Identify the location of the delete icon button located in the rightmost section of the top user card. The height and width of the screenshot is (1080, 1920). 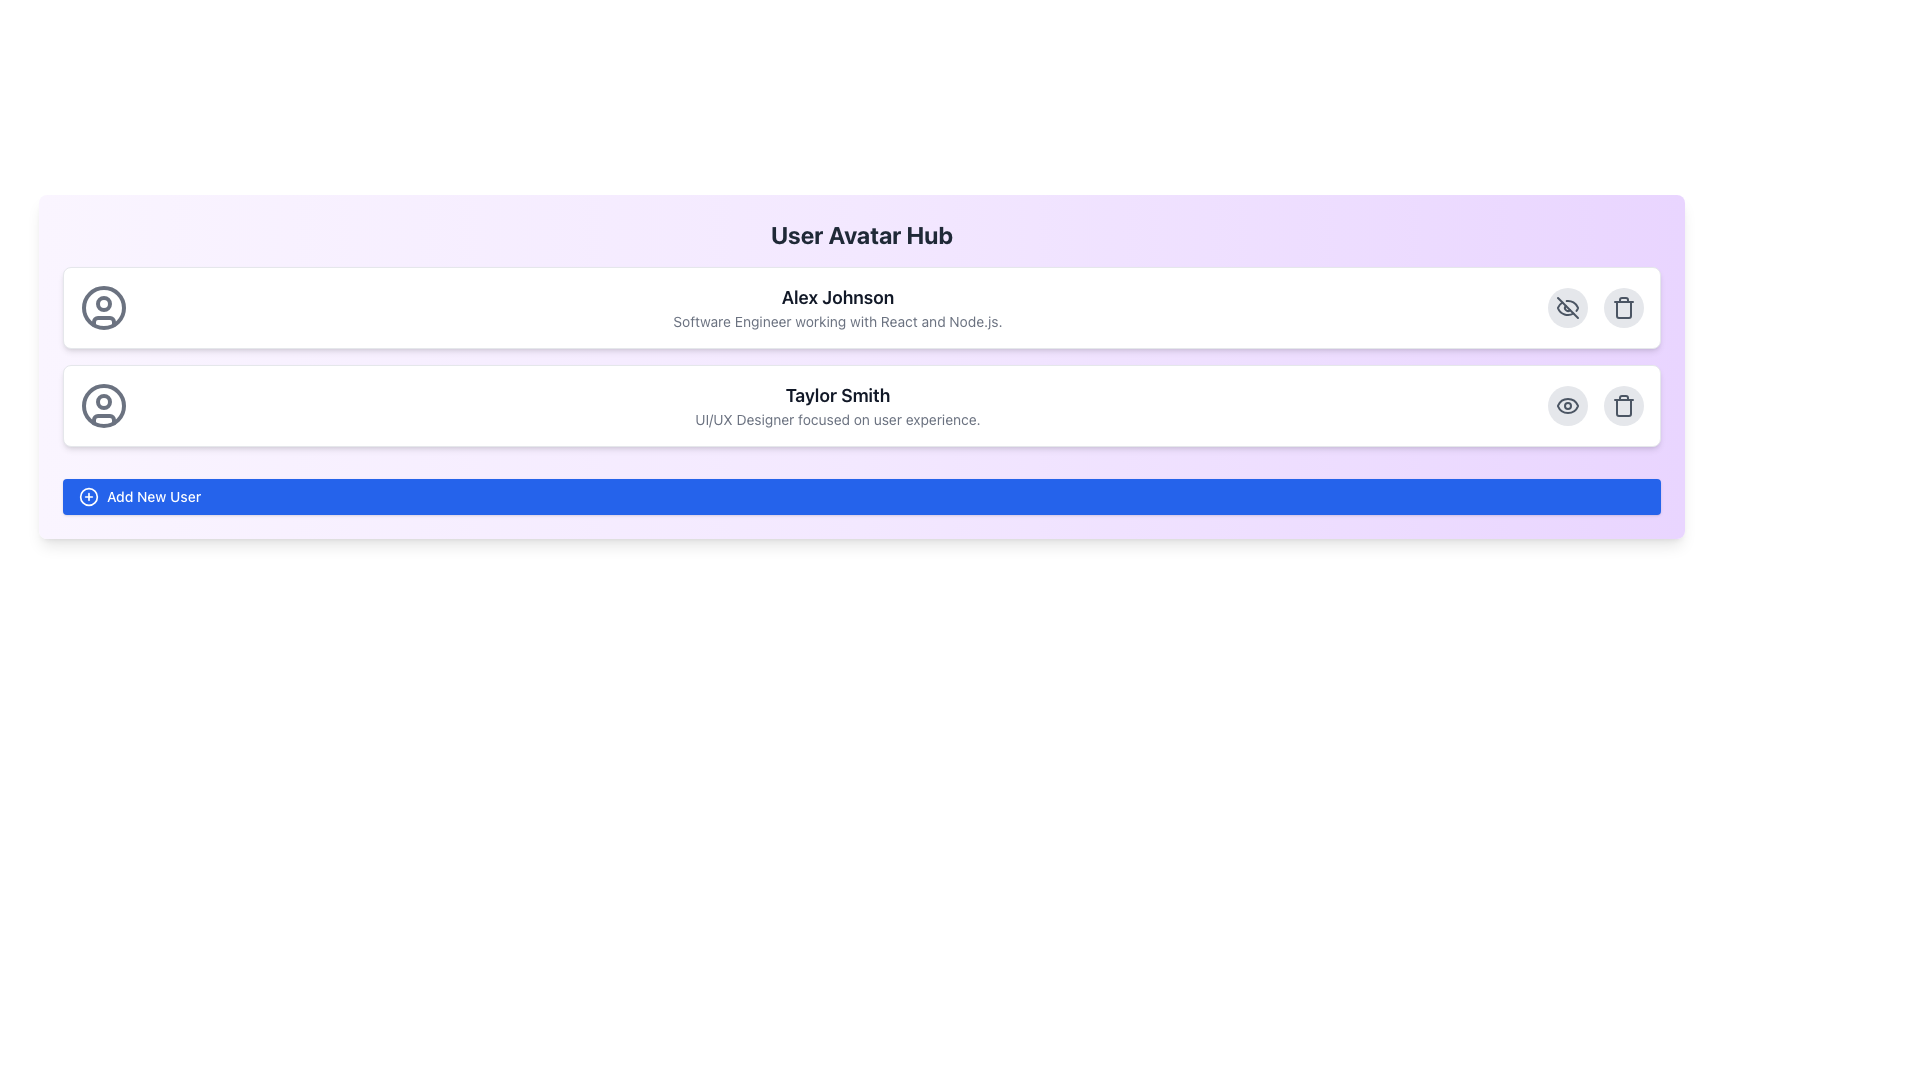
(1623, 308).